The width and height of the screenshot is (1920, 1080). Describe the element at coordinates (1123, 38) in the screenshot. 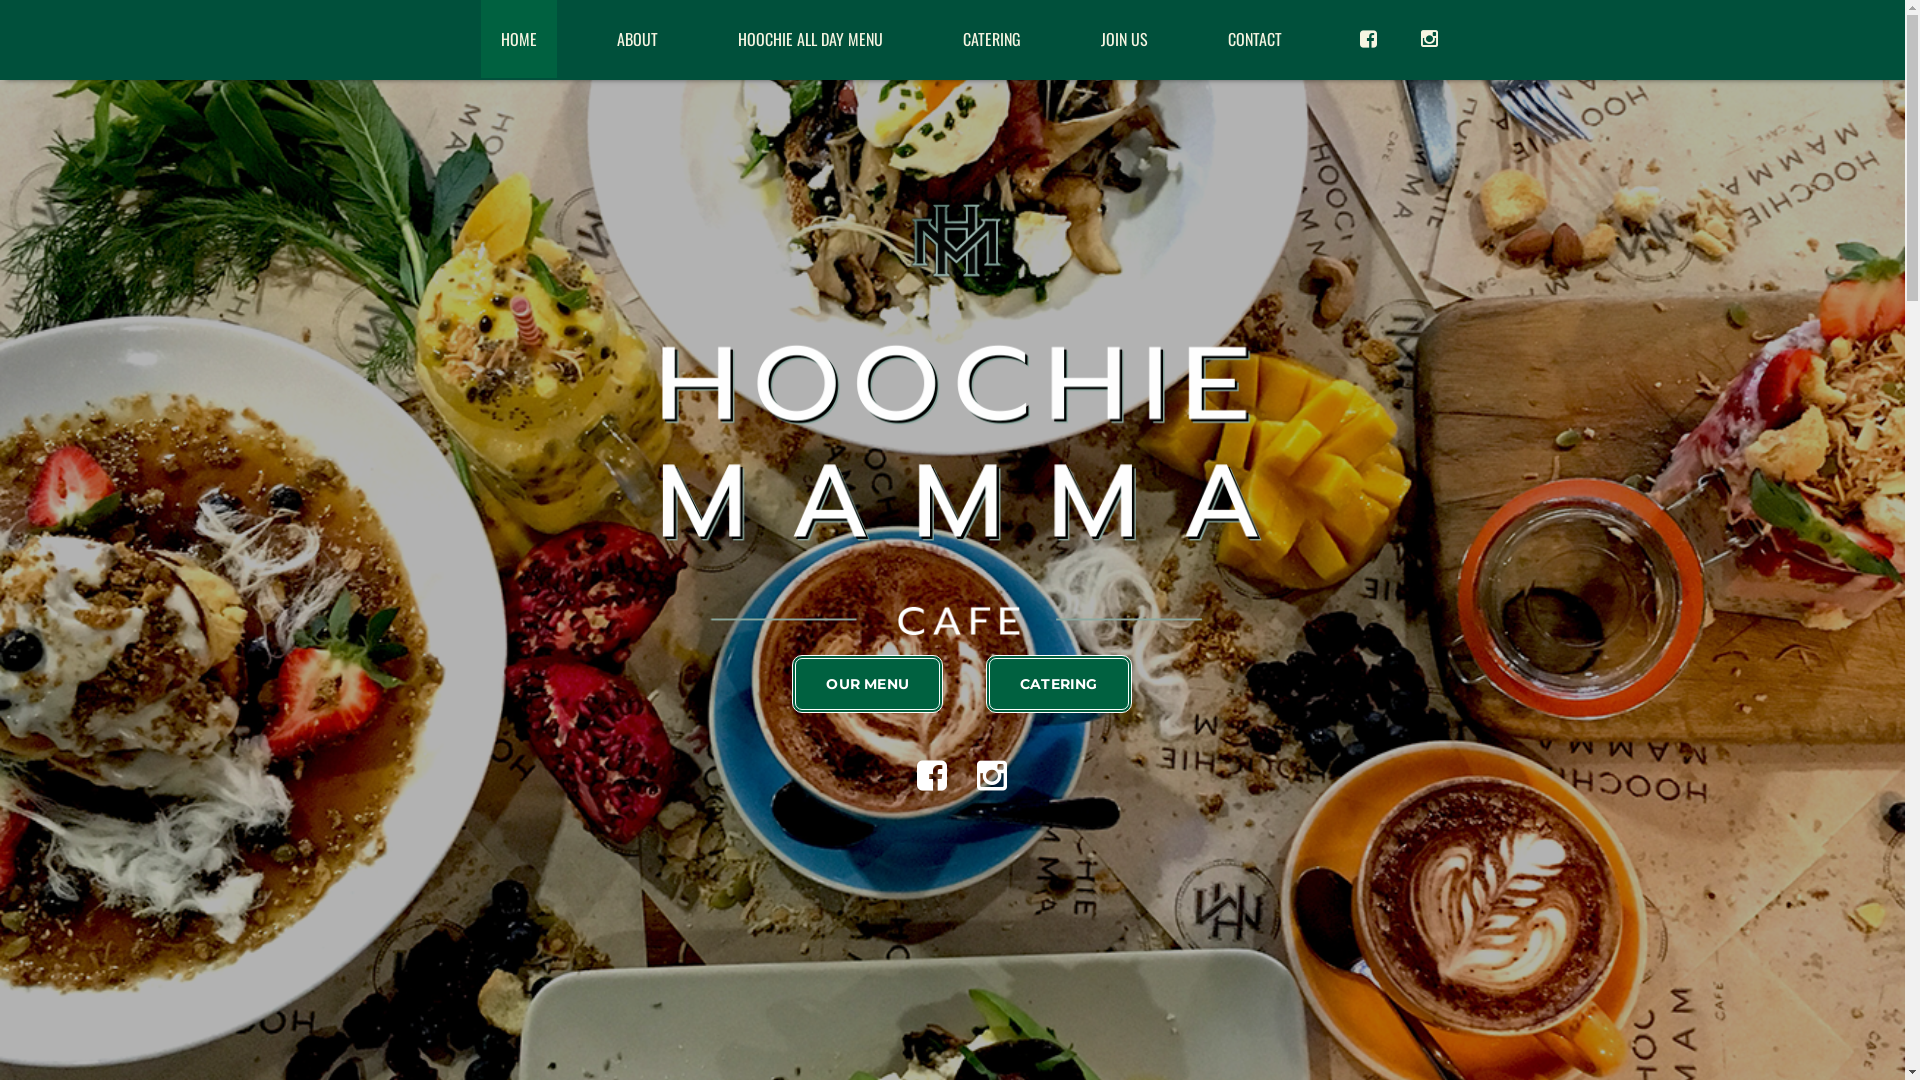

I see `'JOIN US'` at that location.